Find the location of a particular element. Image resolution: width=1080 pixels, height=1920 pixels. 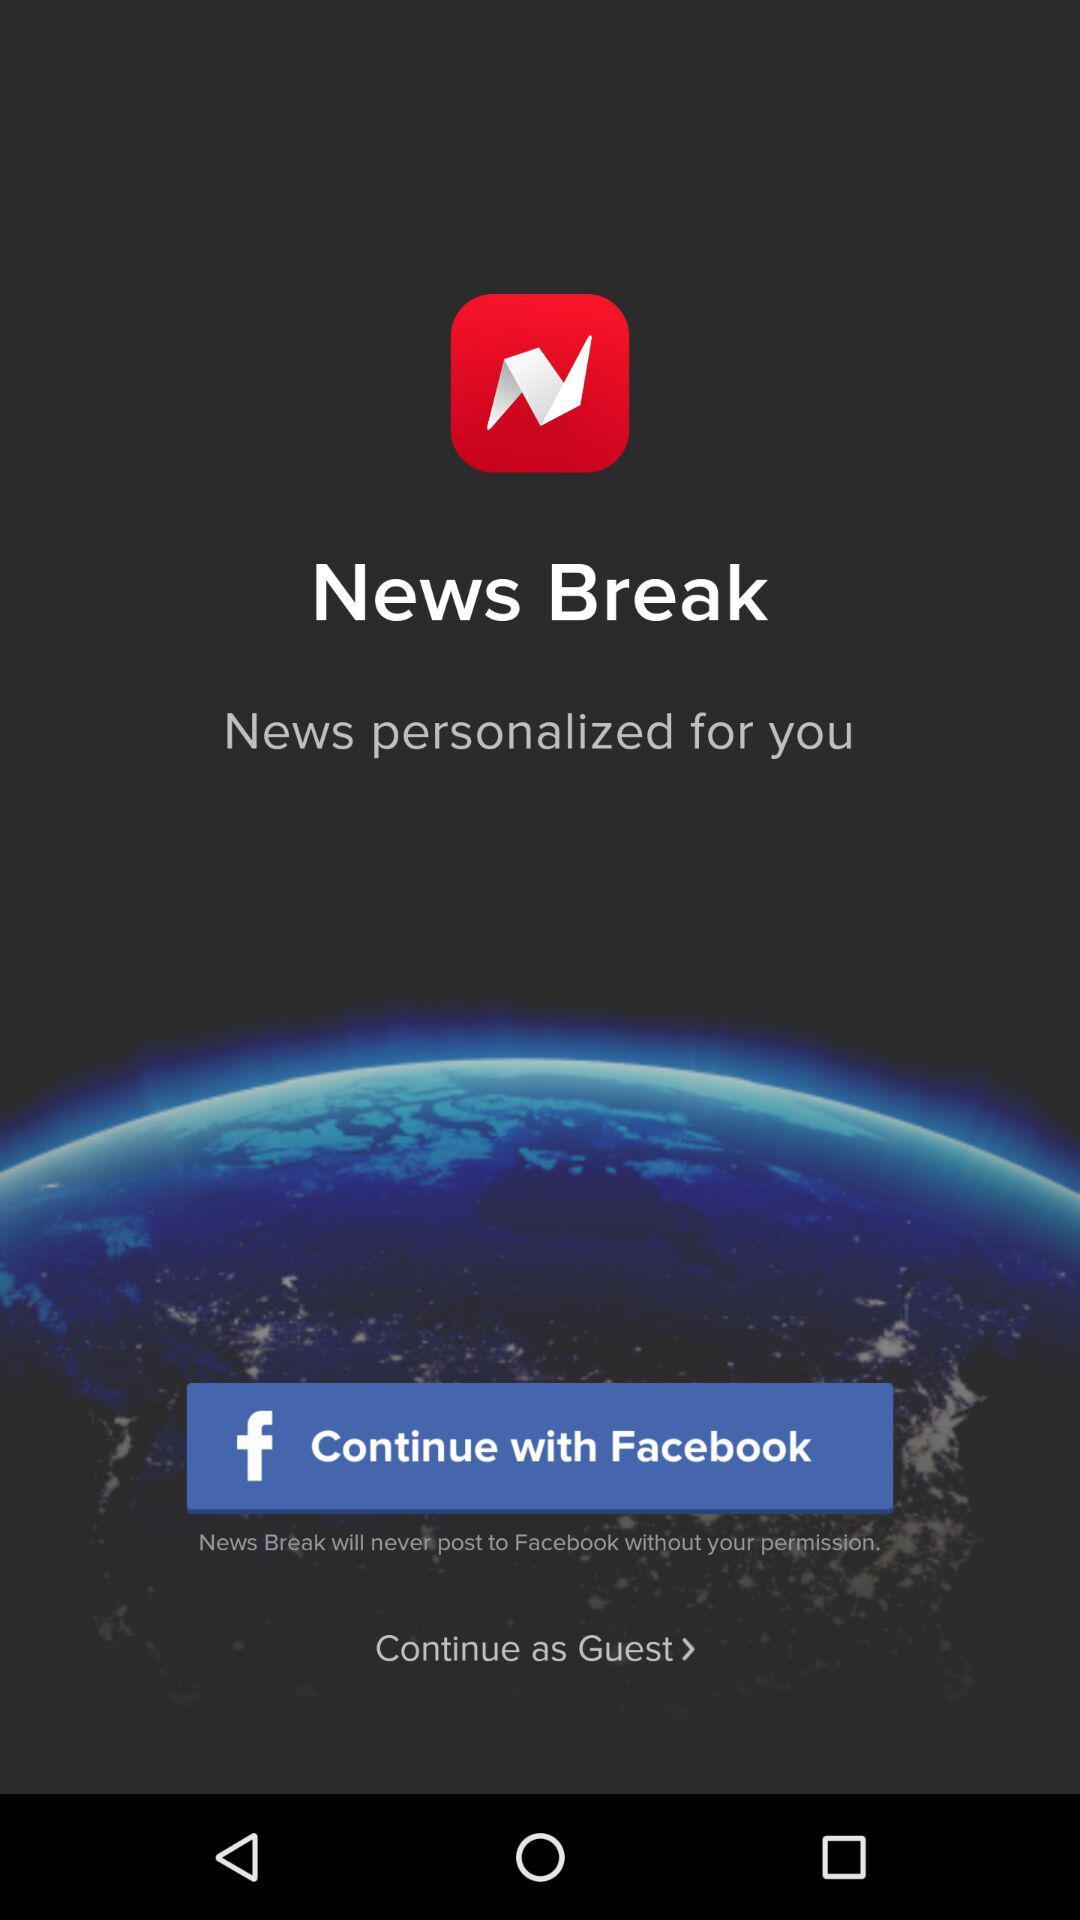

login using facebook is located at coordinates (540, 1448).